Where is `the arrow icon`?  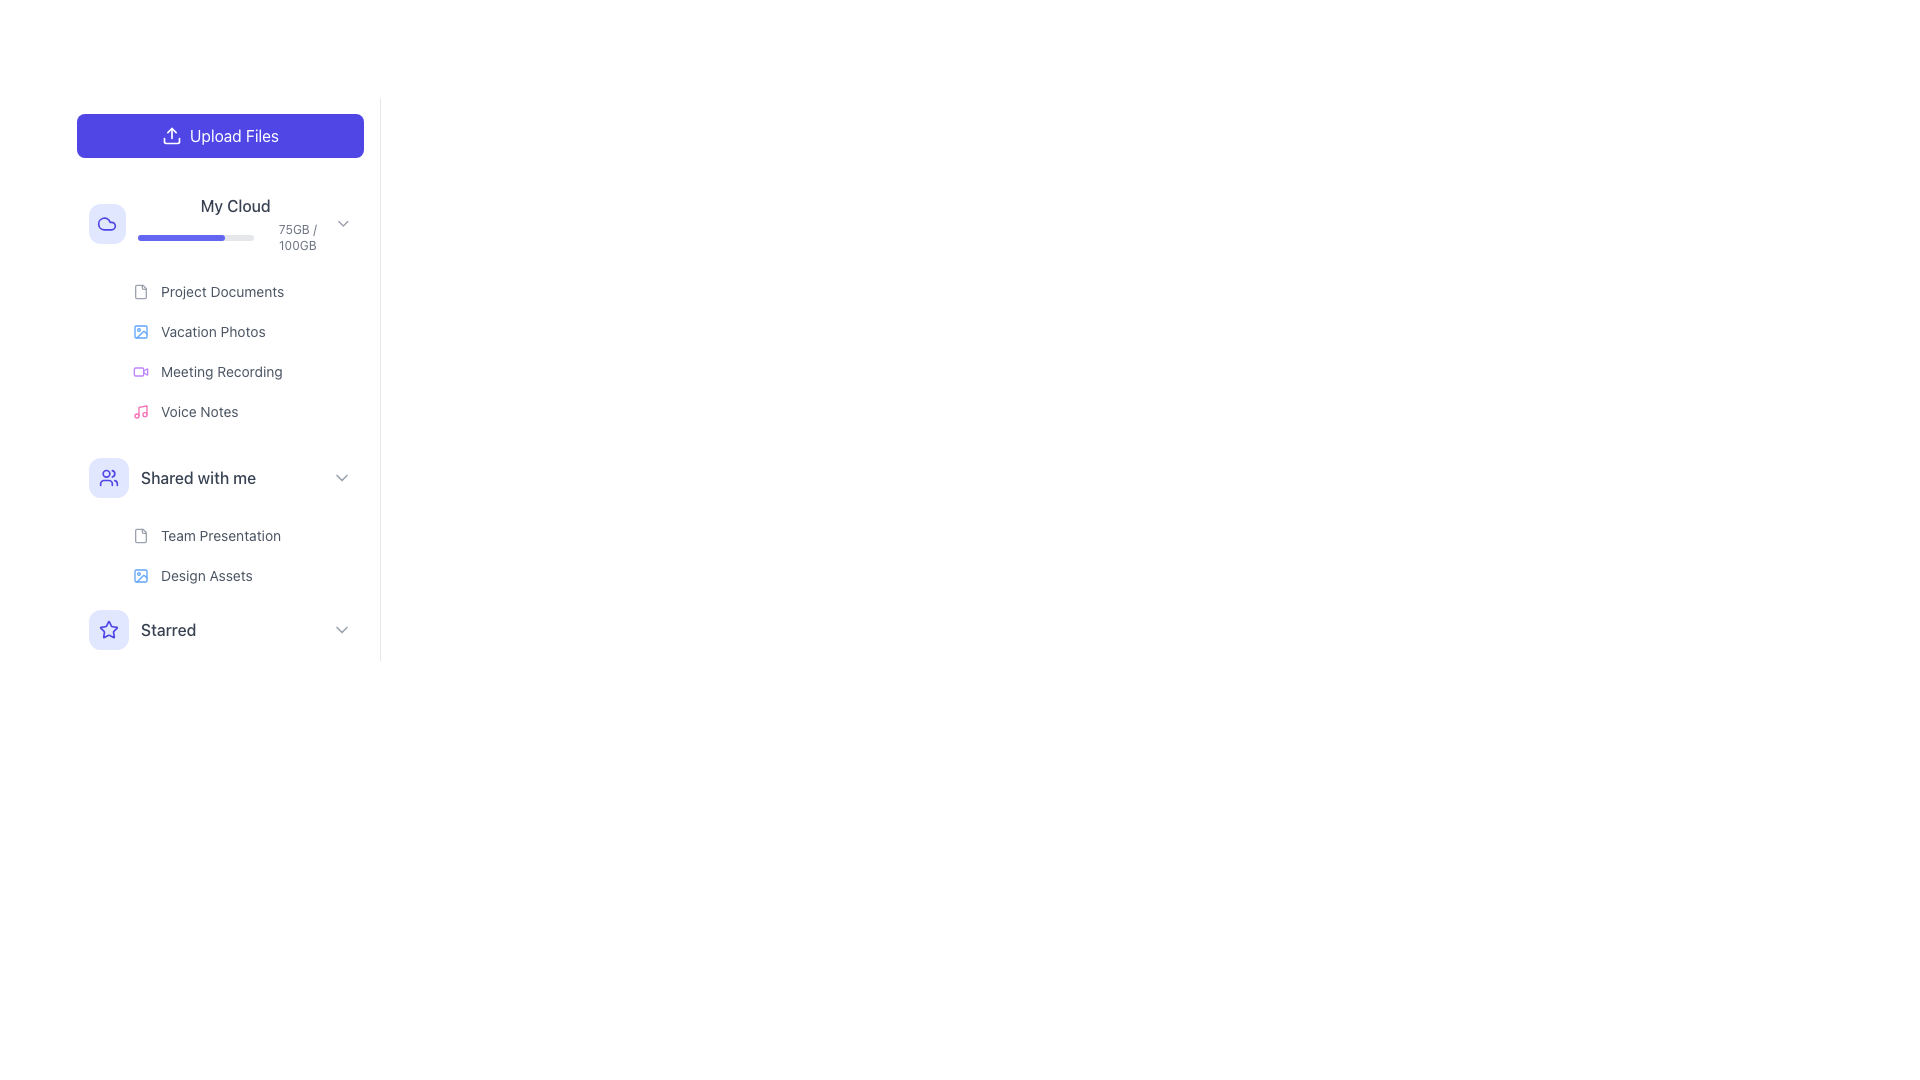 the arrow icon is located at coordinates (341, 628).